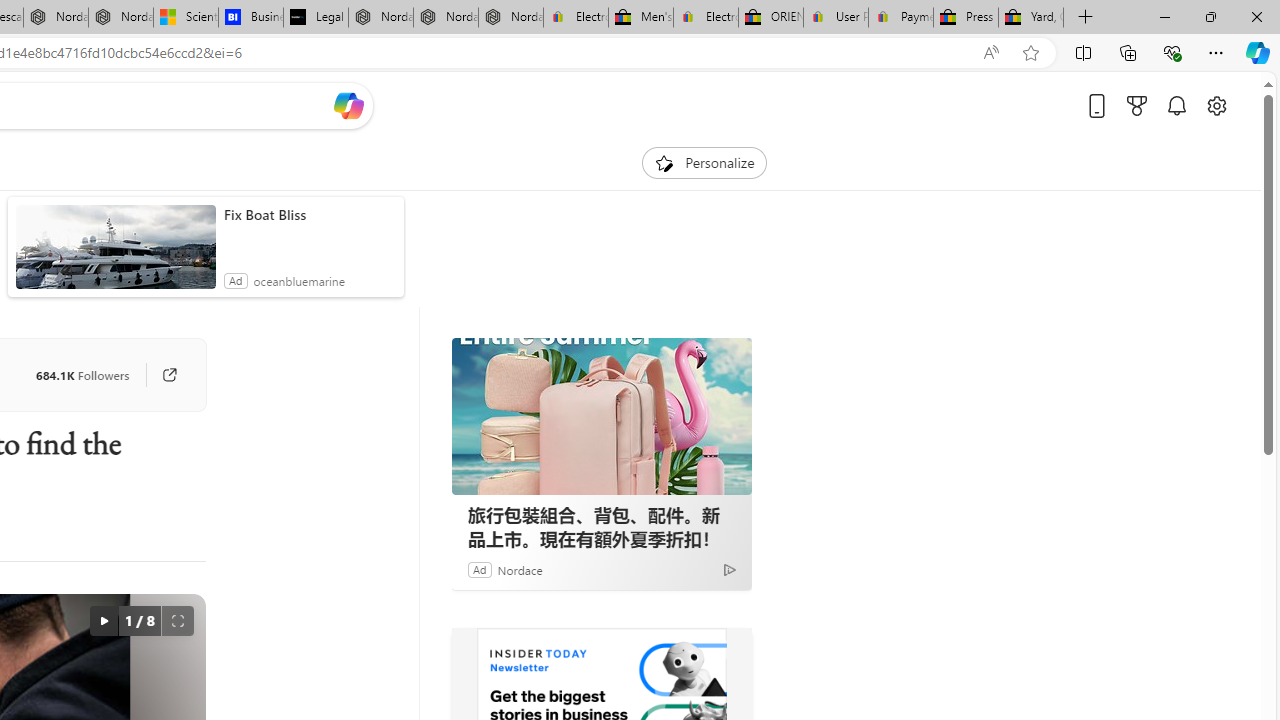 The image size is (1280, 720). Describe the element at coordinates (900, 17) in the screenshot. I see `'Payments Terms of Use | eBay.com'` at that location.